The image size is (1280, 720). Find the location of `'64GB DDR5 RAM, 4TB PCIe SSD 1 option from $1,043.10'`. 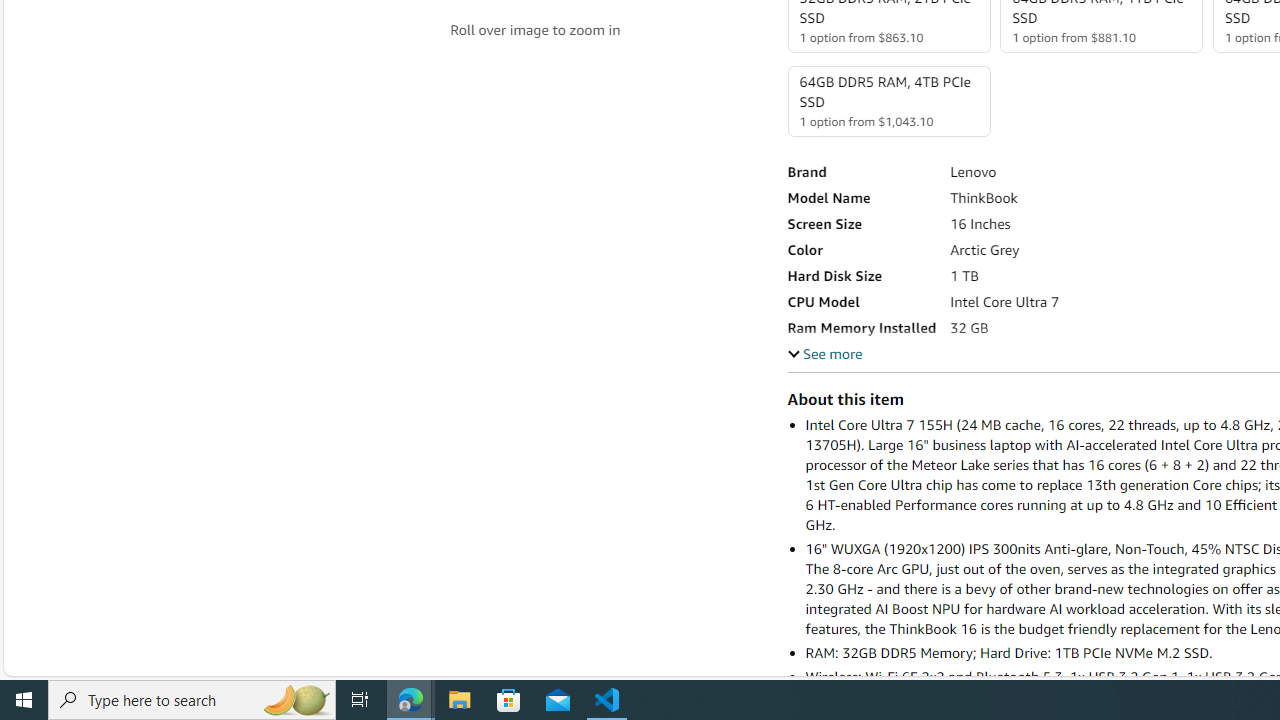

'64GB DDR5 RAM, 4TB PCIe SSD 1 option from $1,043.10' is located at coordinates (887, 101).